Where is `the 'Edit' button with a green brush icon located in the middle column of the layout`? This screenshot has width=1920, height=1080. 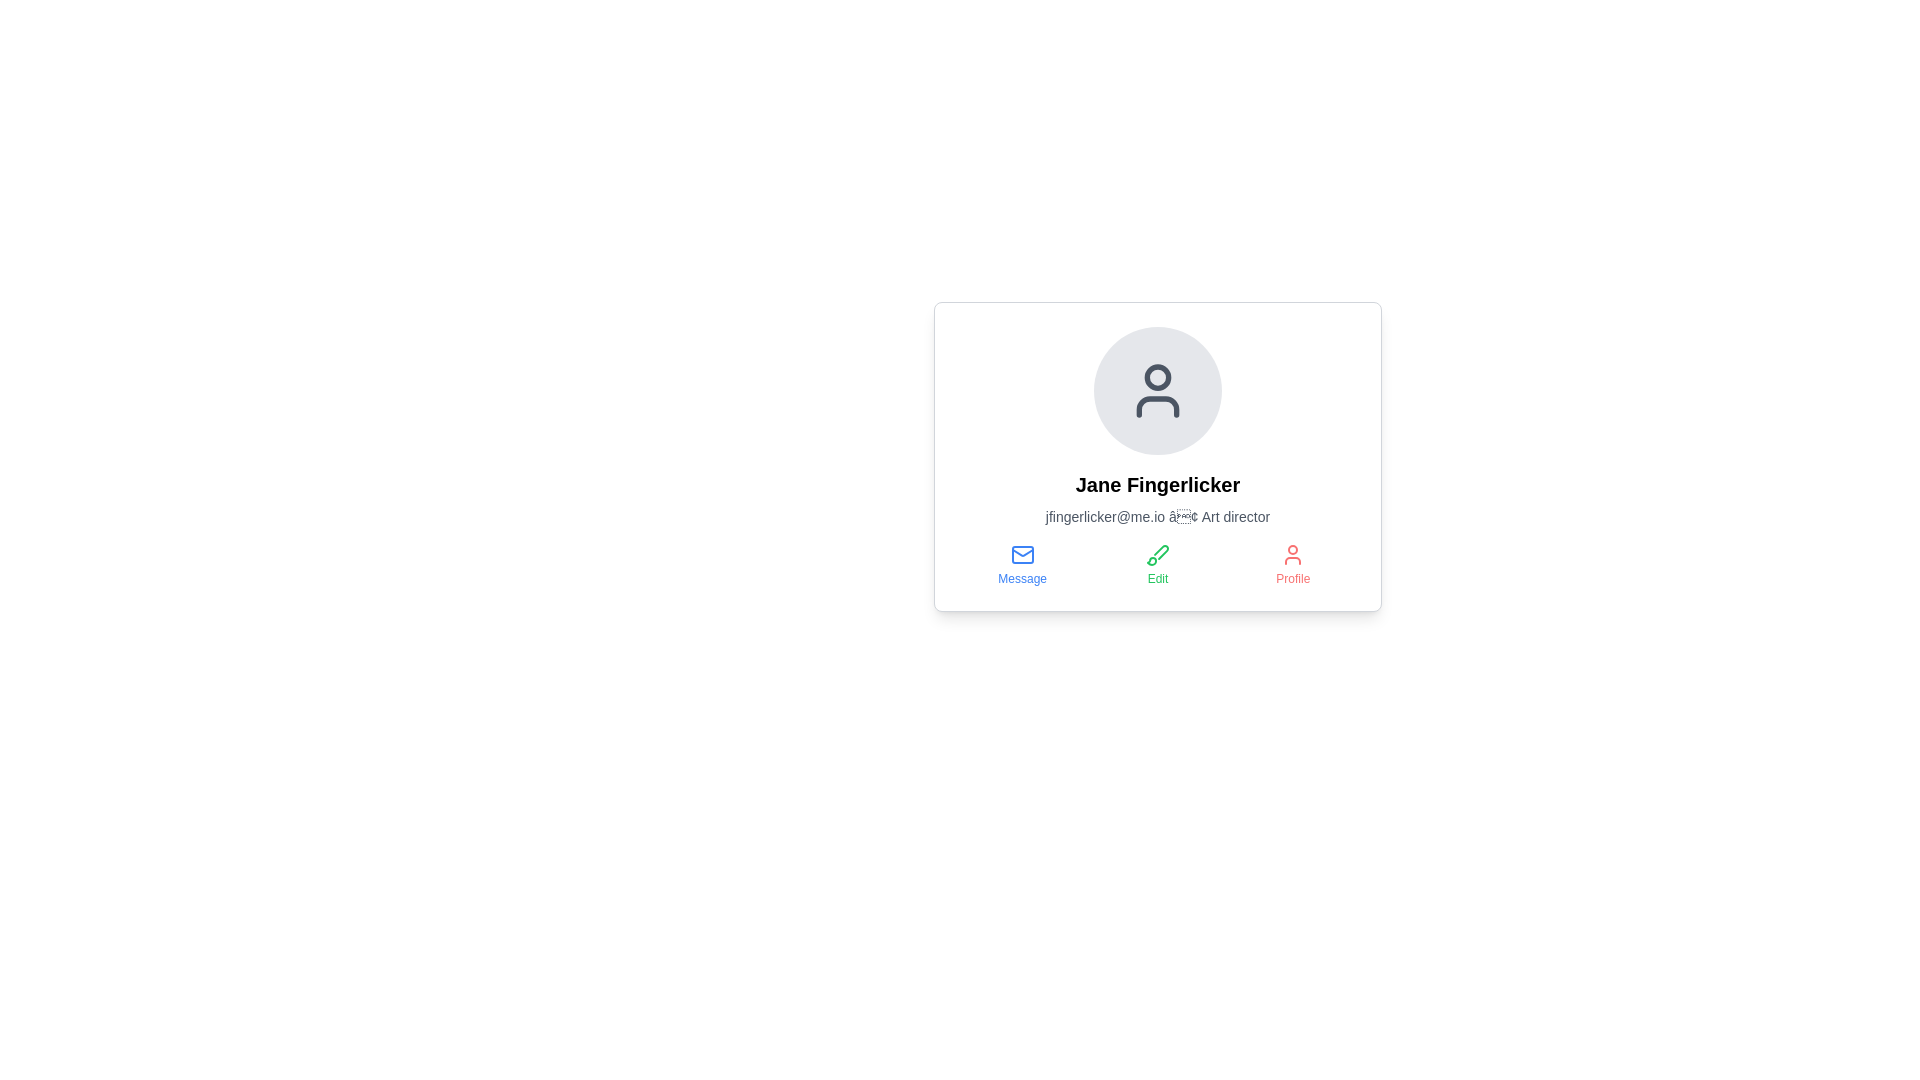
the 'Edit' button with a green brush icon located in the middle column of the layout is located at coordinates (1157, 564).